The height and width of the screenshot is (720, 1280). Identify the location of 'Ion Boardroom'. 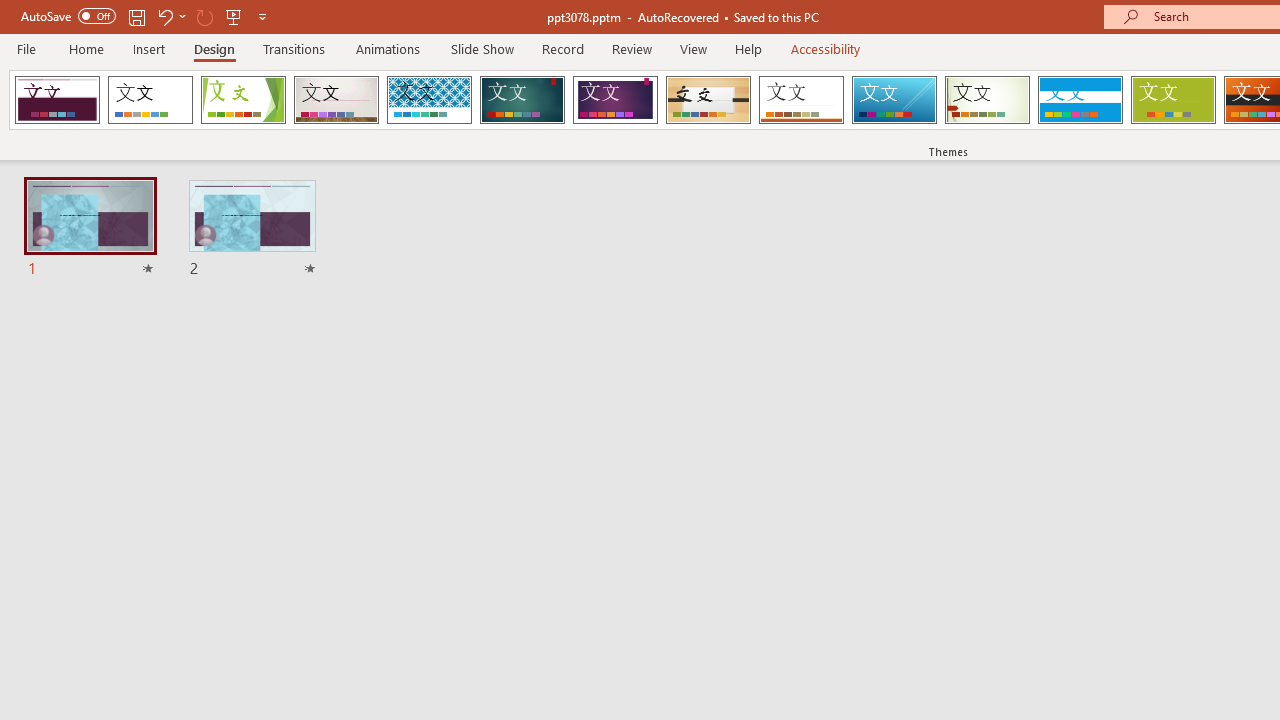
(614, 100).